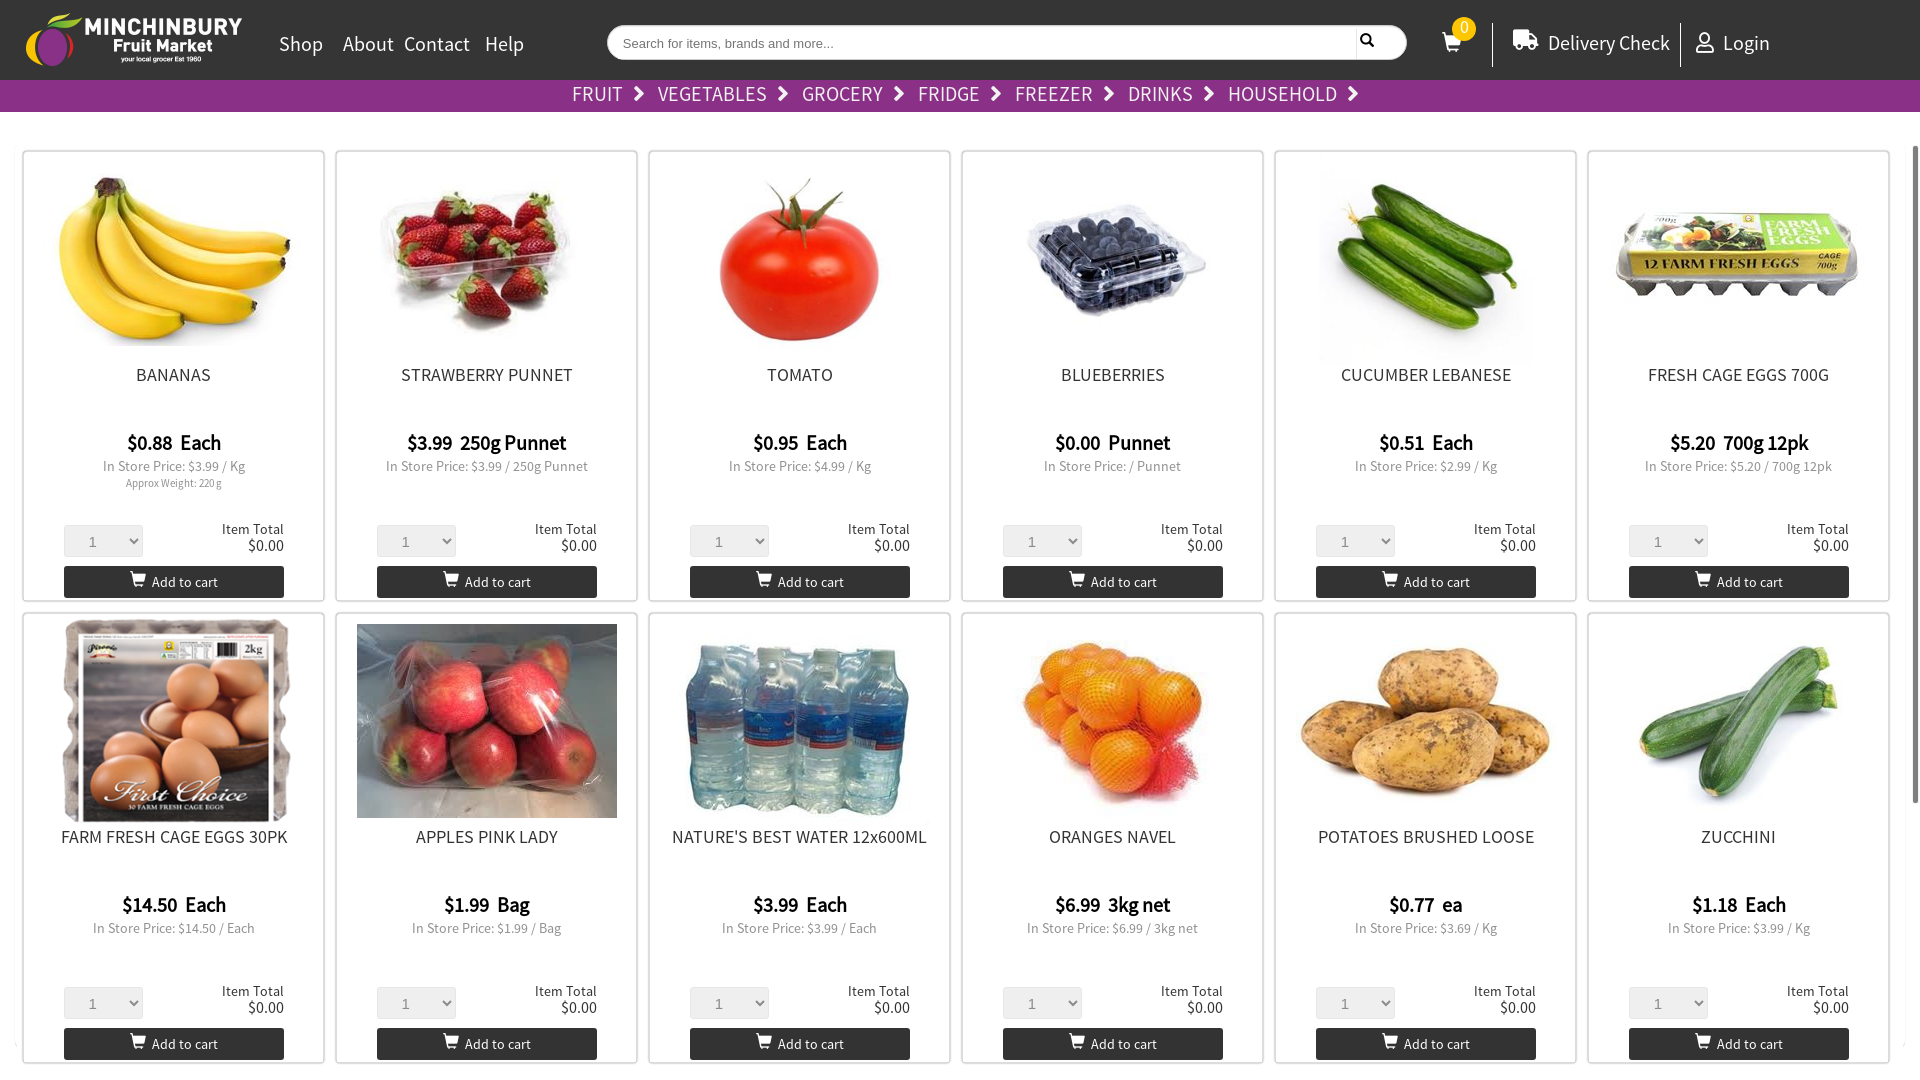 The image size is (1920, 1080). I want to click on 'CUCUMBER LEBANESE', so click(1424, 374).